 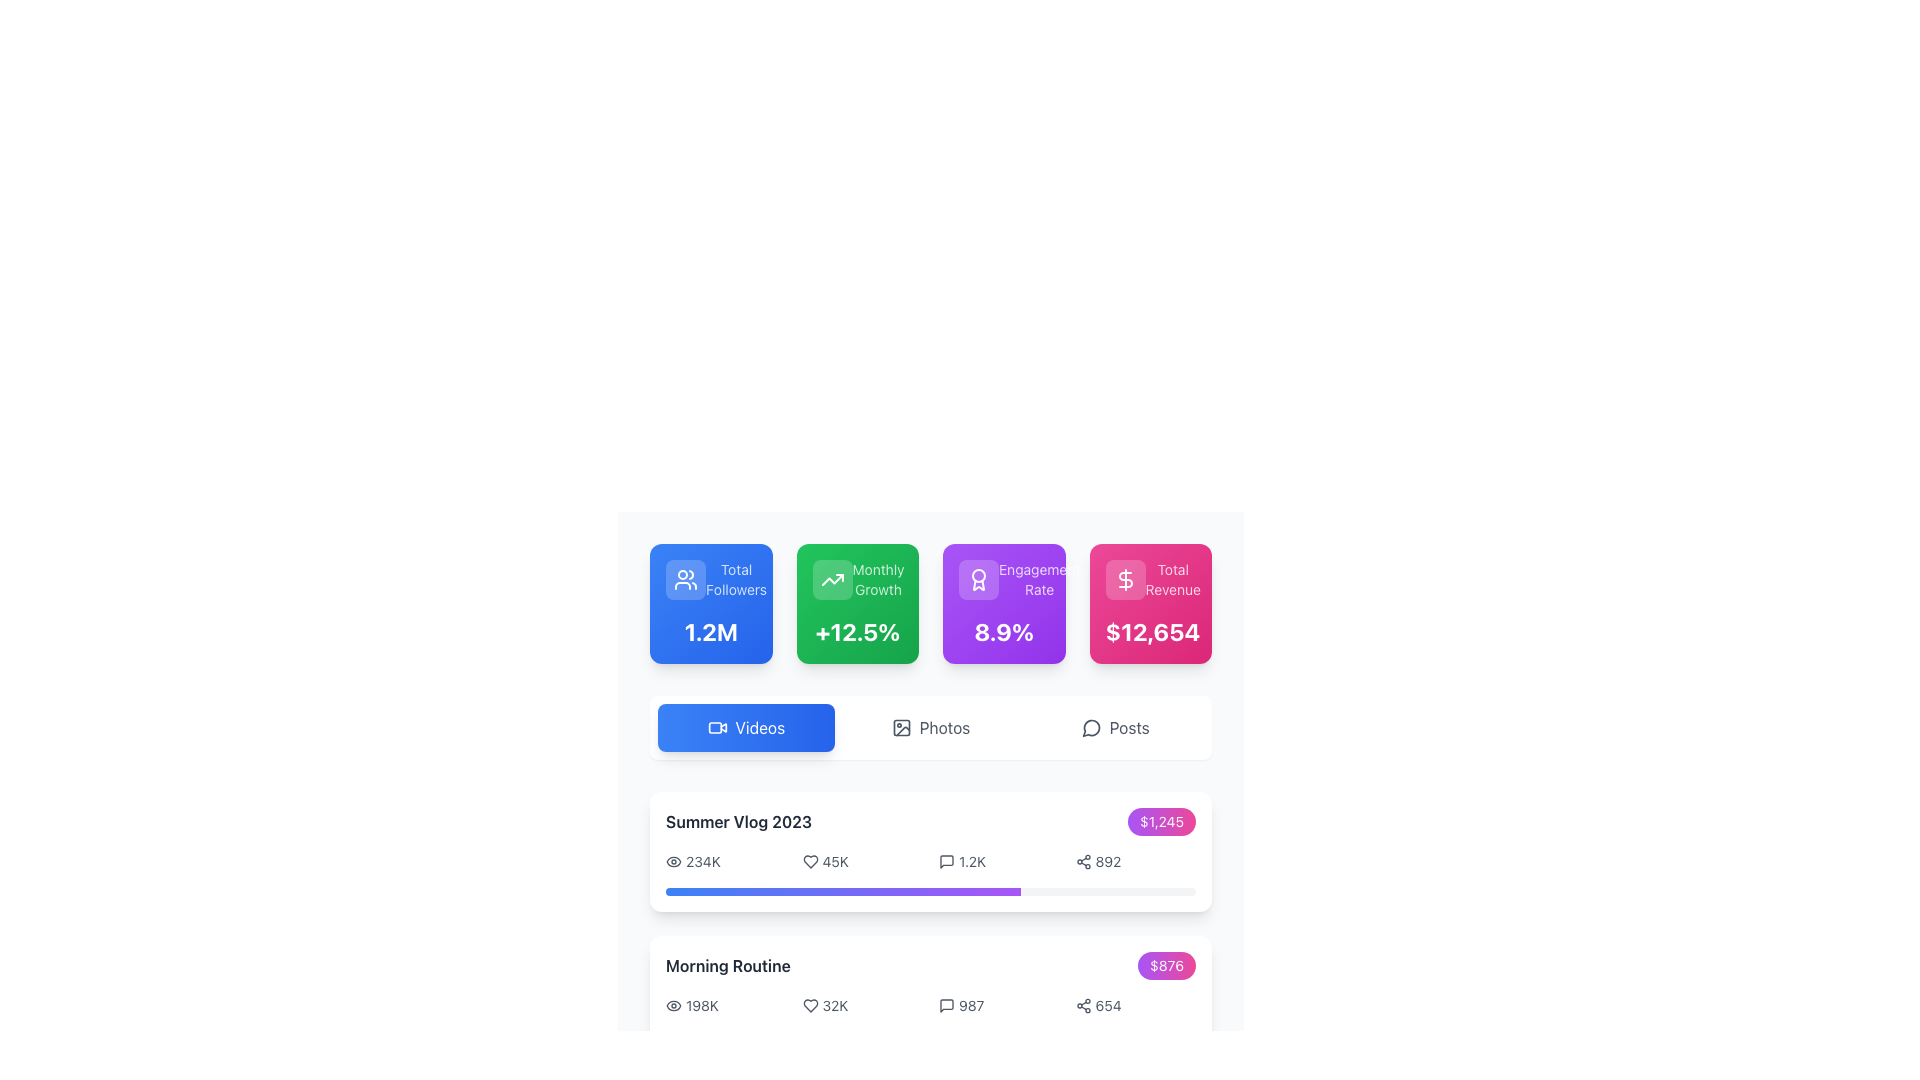 What do you see at coordinates (832, 579) in the screenshot?
I see `polyline element forming a zigzag trend line in the SVG above the '+12.5%' text within the green 'Monthly Growth' card for its attributes` at bounding box center [832, 579].